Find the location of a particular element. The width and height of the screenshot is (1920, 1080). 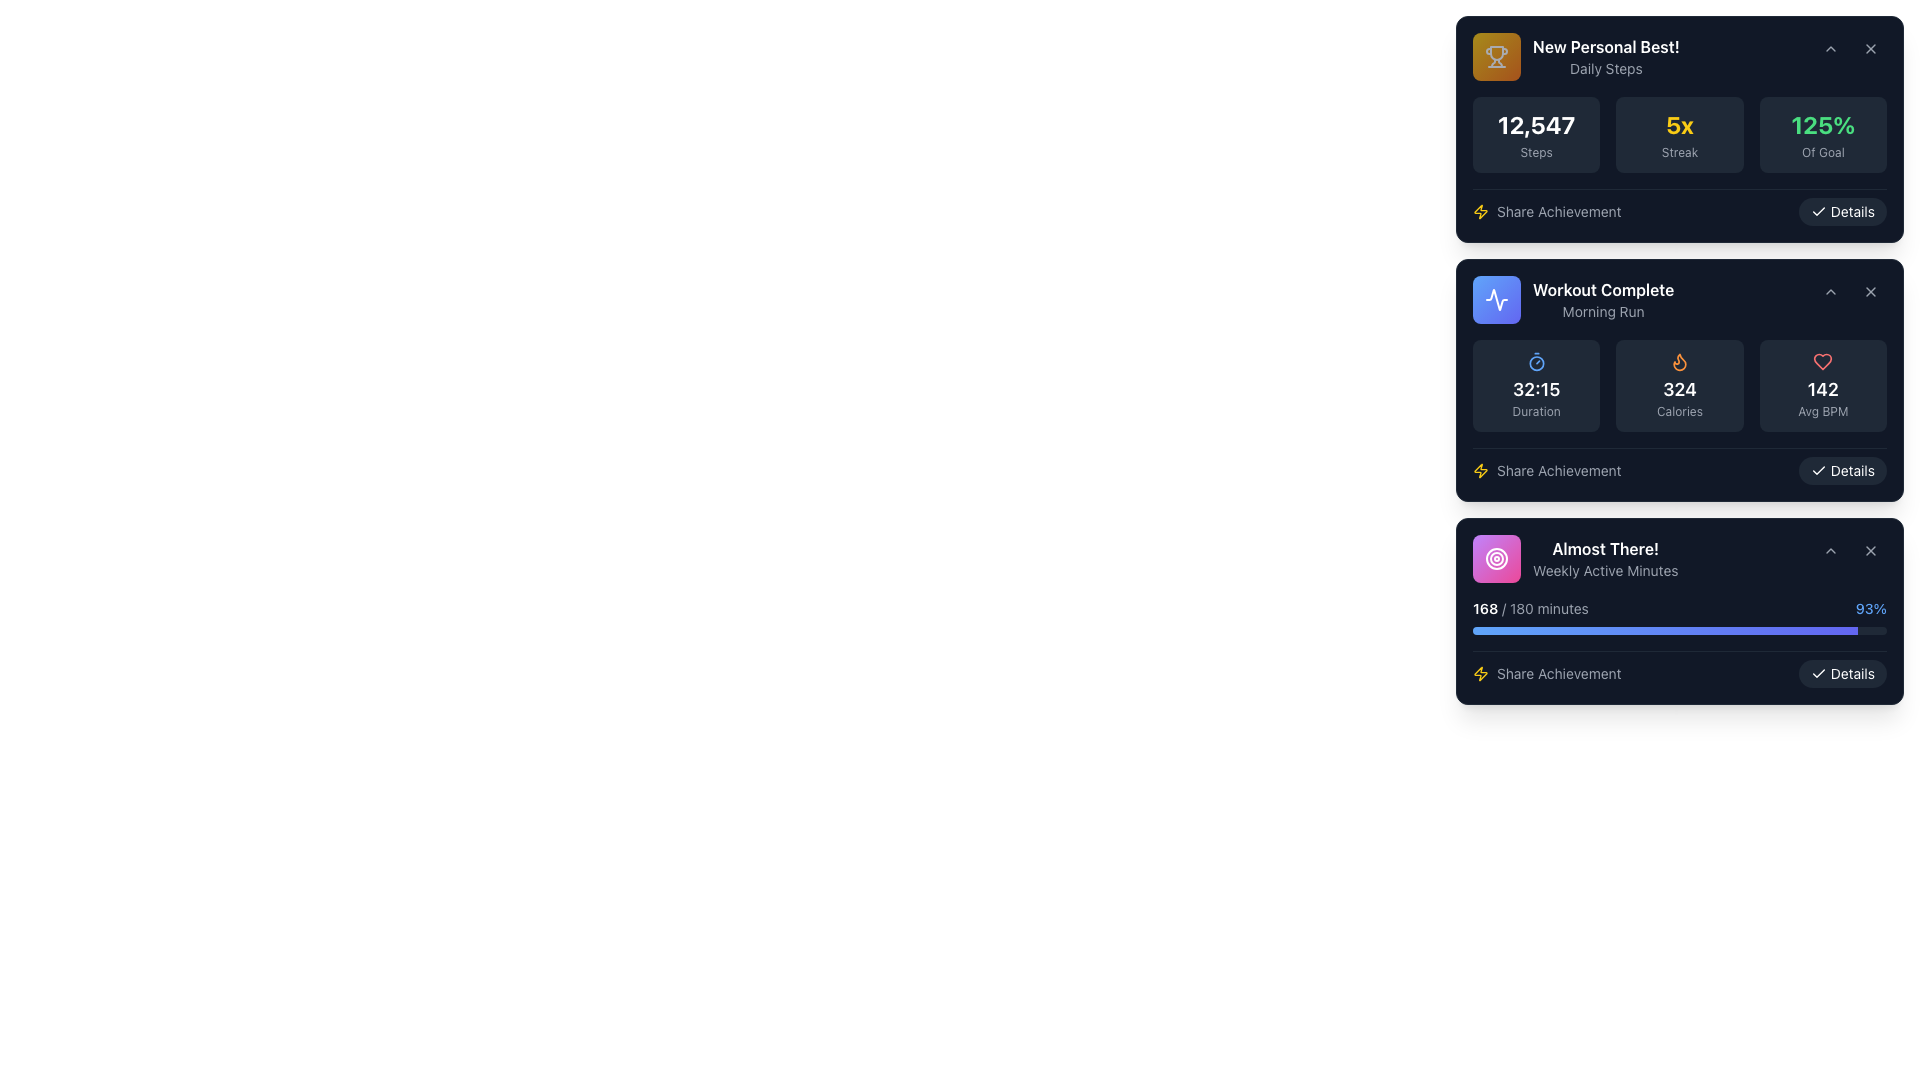

the downward-facing chevron icon button located in the top-right corner of the 'Workout Complete' card is located at coordinates (1830, 292).